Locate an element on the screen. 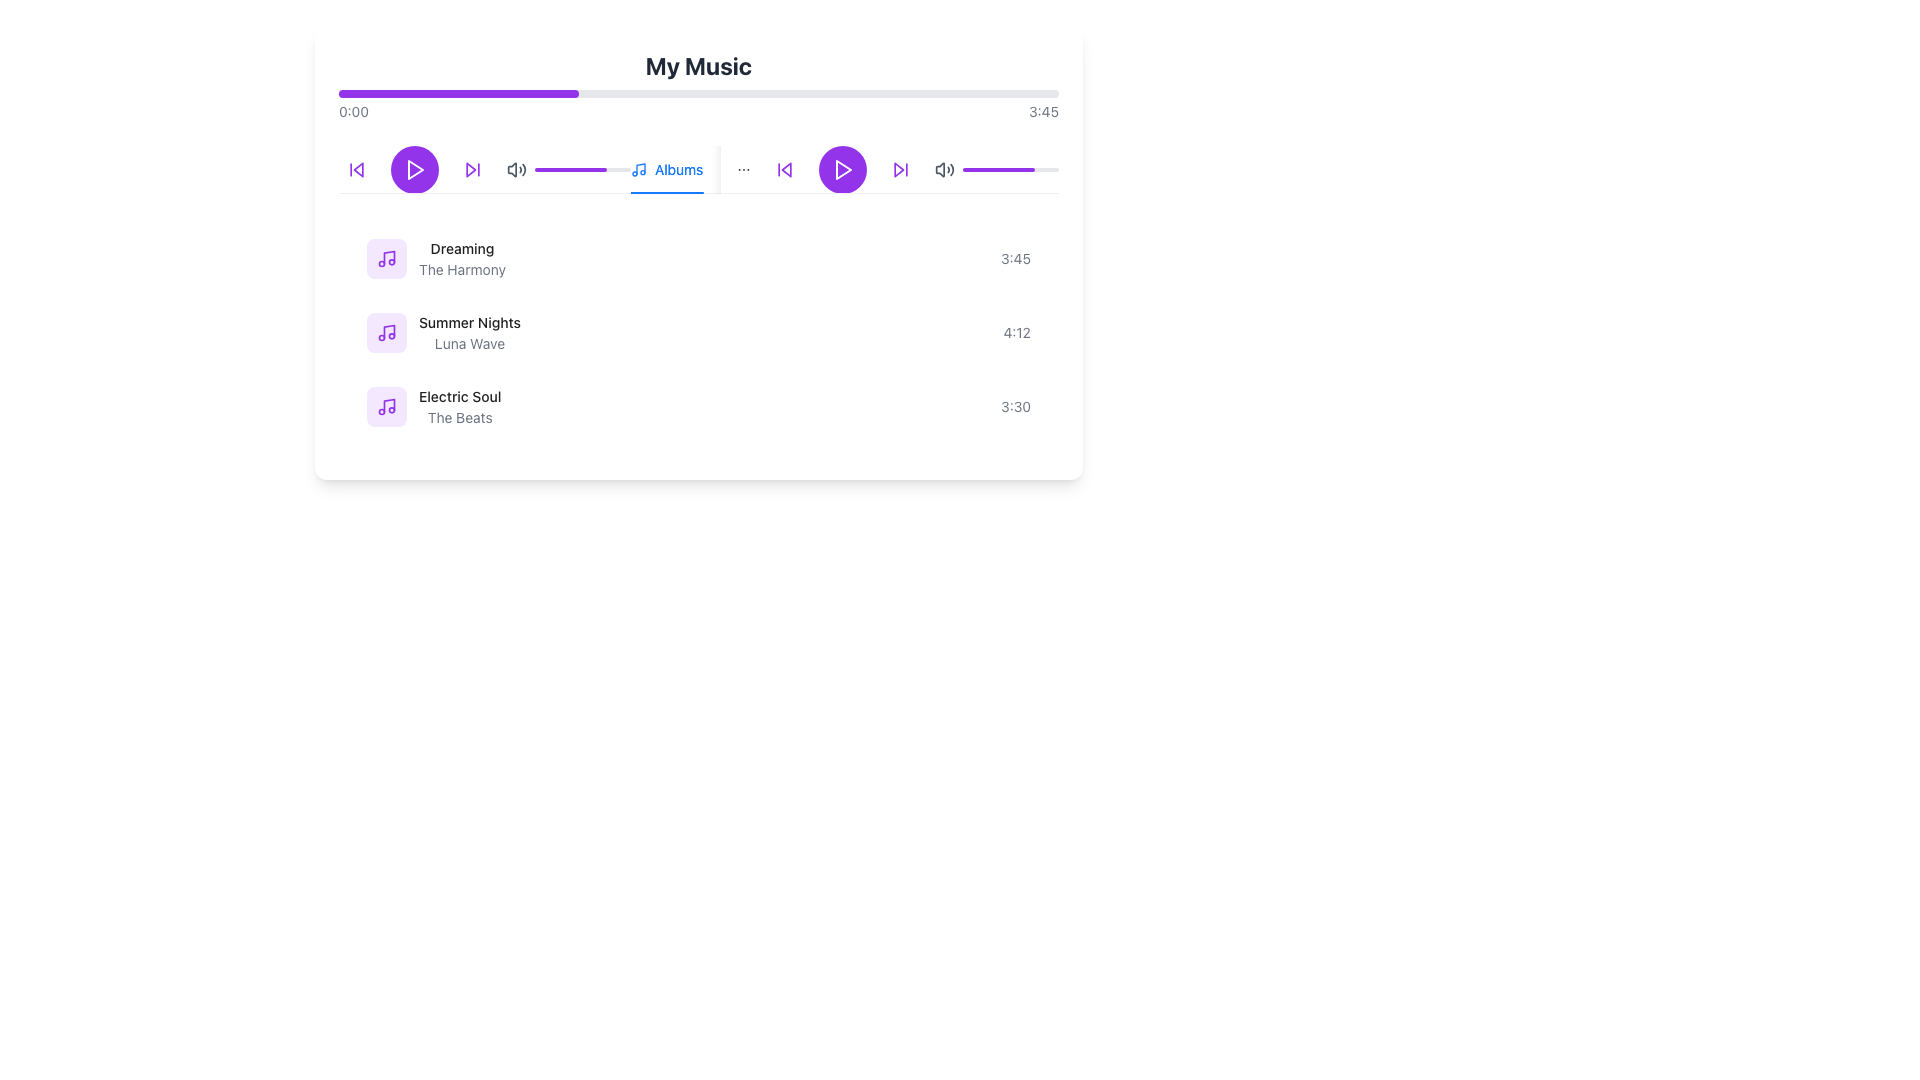 Image resolution: width=1920 pixels, height=1080 pixels. the 'Playlists' label, which is displayed in a bold style and located next to a music playlist icon in the upper center of the media playback control interface is located at coordinates (882, 168).